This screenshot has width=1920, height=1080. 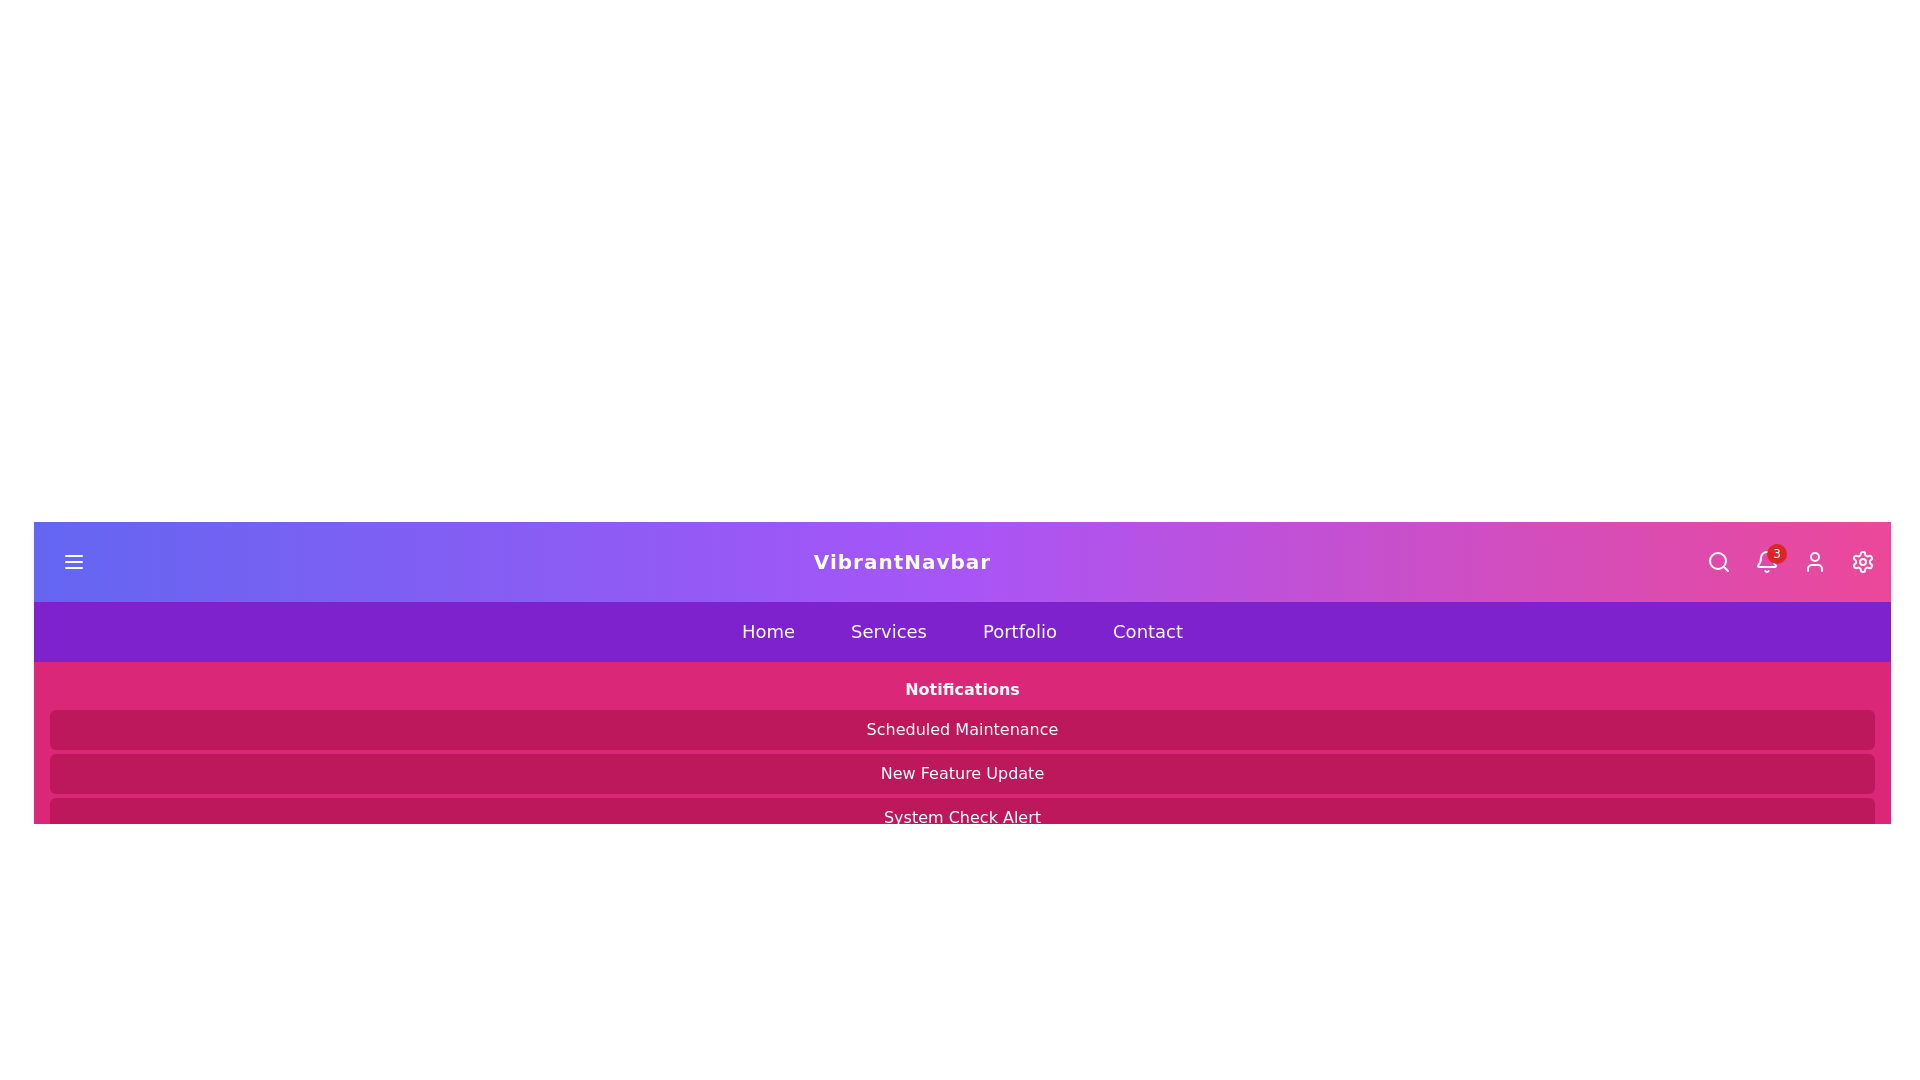 What do you see at coordinates (73, 562) in the screenshot?
I see `the hamburger icon button, which is a three-line horizontal icon with a gradient background from purple to blue, located in the header near the top-left corner of the page` at bounding box center [73, 562].